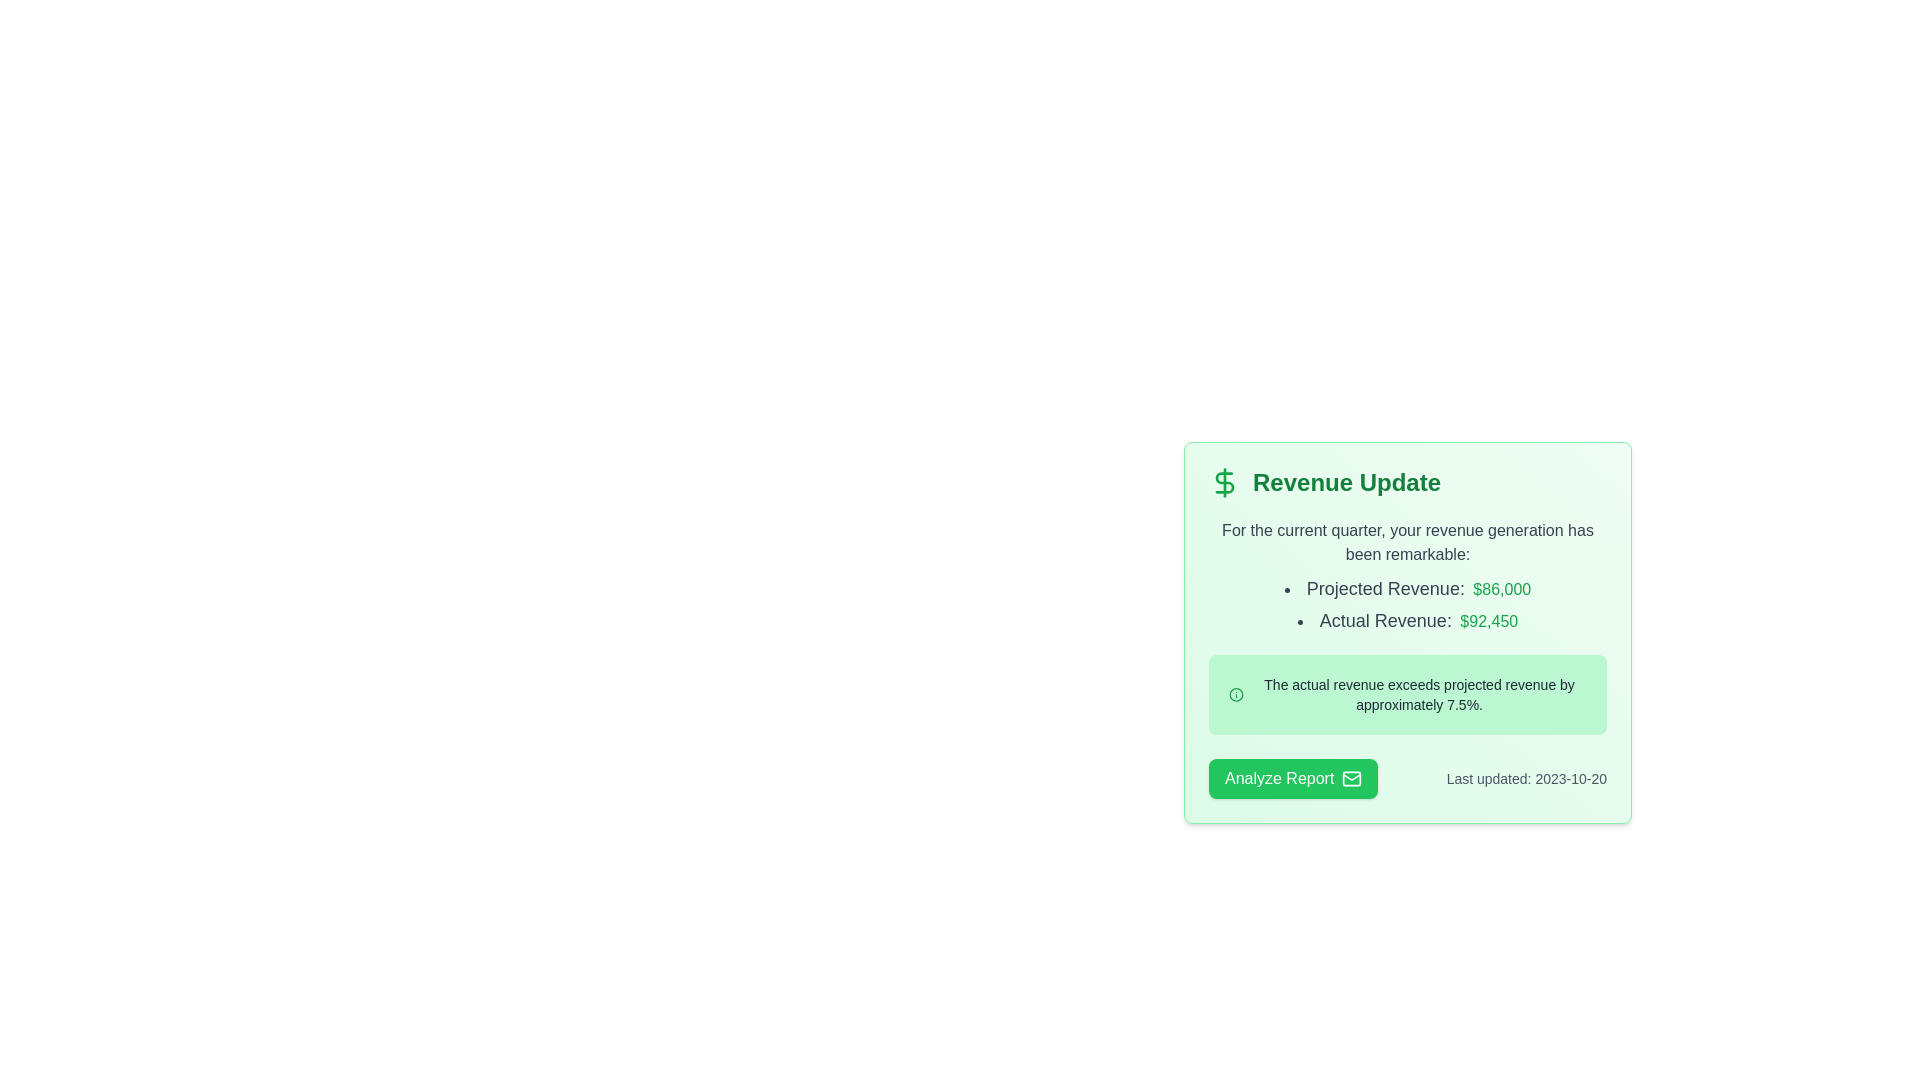  Describe the element at coordinates (1418, 693) in the screenshot. I see `text that states 'The actual revenue exceeds projected revenue by approximately 7.5%.' which is styled in smaller gray text next to a green information icon in a green box` at that location.